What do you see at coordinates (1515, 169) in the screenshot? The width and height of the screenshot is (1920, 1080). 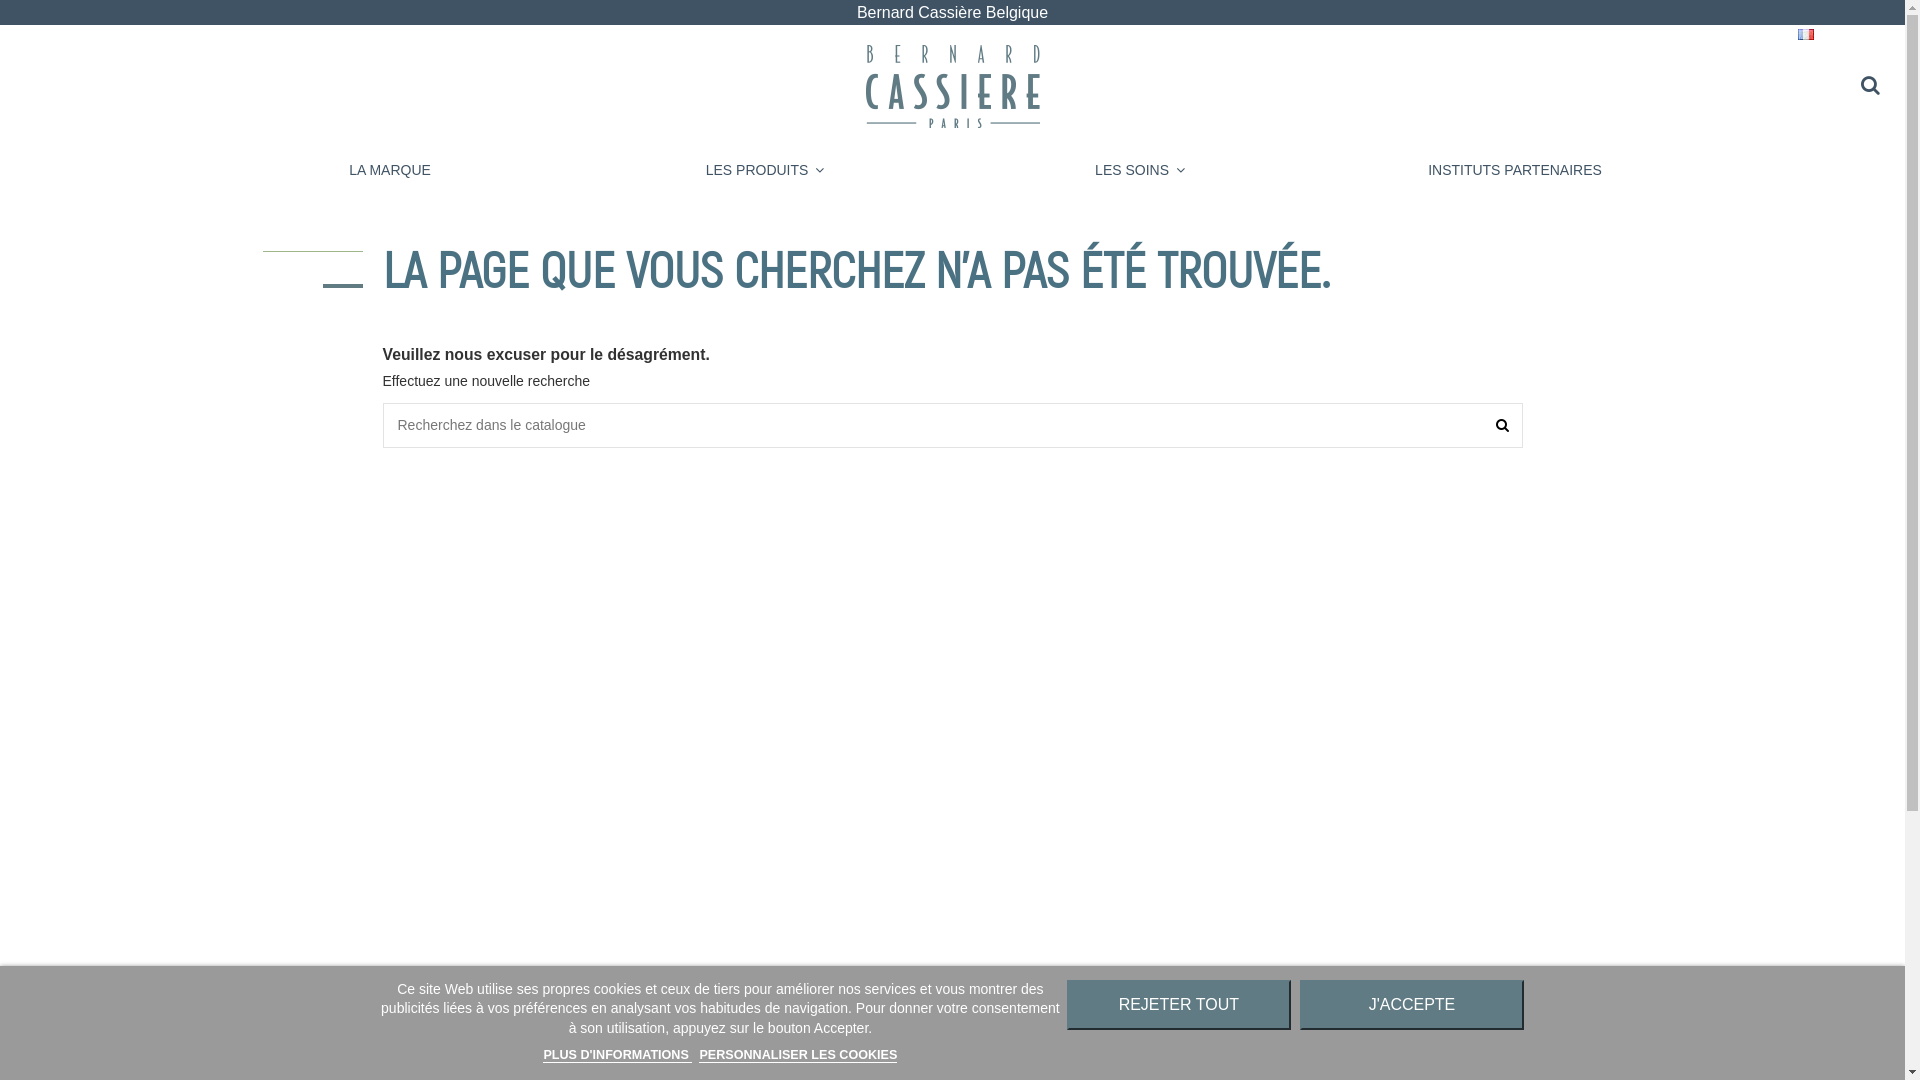 I see `'INSTITUTS PARTENAIRES'` at bounding box center [1515, 169].